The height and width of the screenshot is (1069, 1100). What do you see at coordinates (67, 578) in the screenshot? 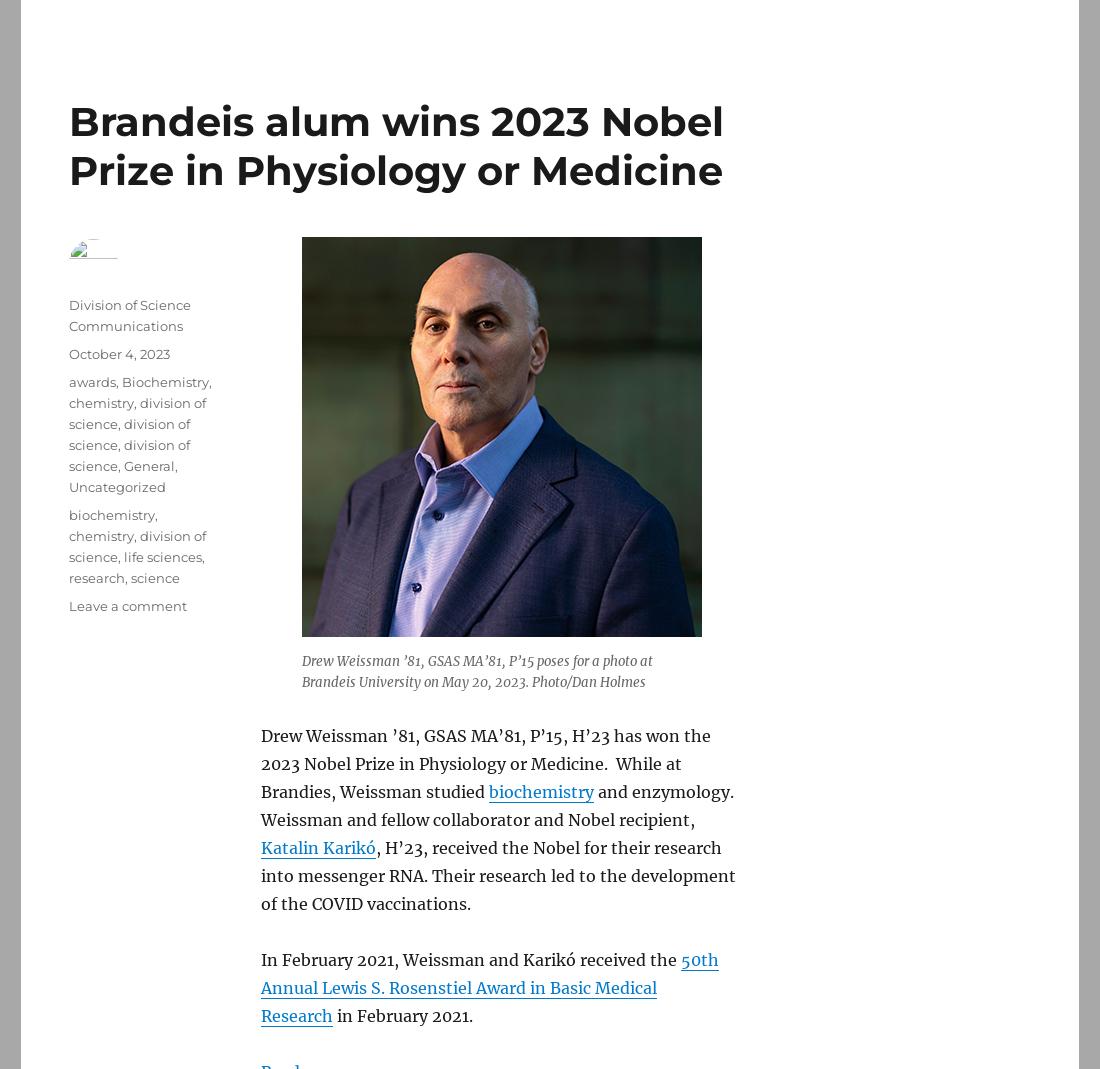
I see `'research'` at bounding box center [67, 578].